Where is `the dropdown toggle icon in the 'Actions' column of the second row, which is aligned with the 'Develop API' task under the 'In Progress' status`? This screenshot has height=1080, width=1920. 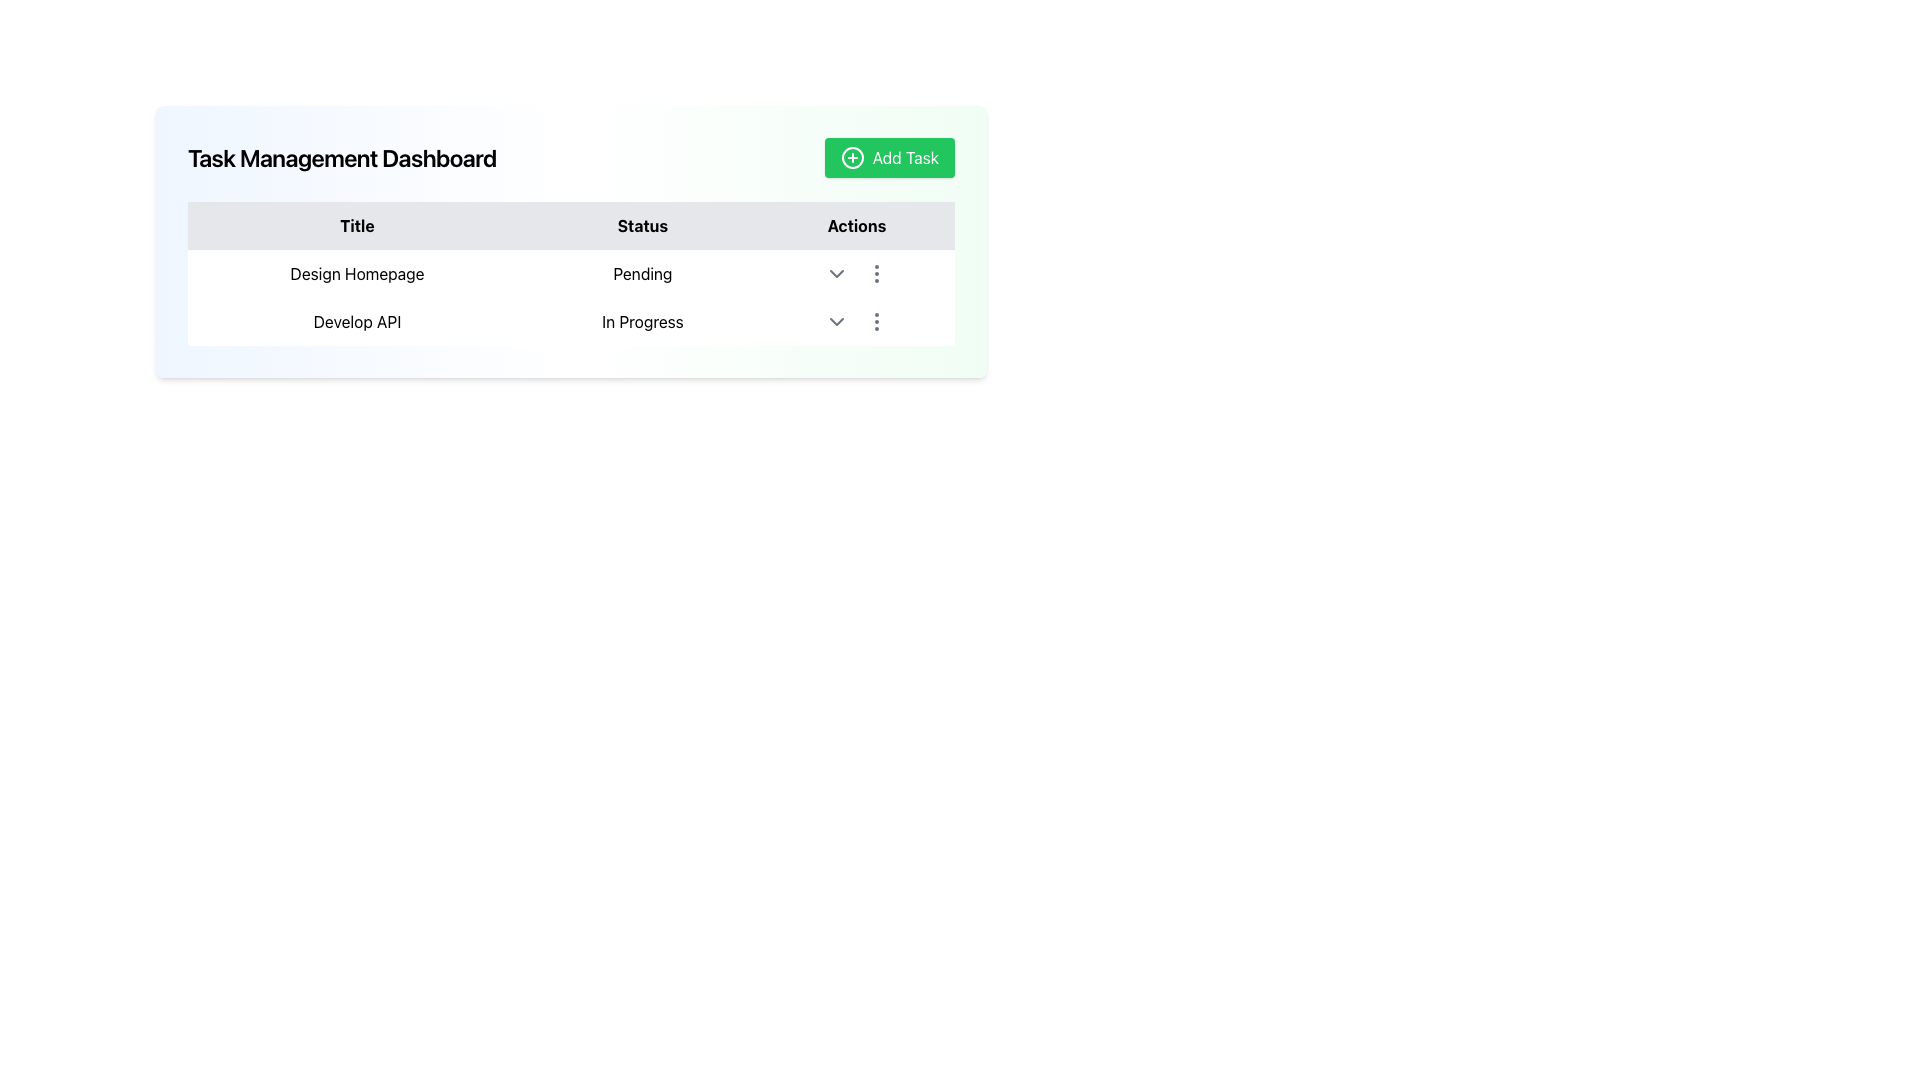 the dropdown toggle icon in the 'Actions' column of the second row, which is aligned with the 'Develop API' task under the 'In Progress' status is located at coordinates (836, 320).